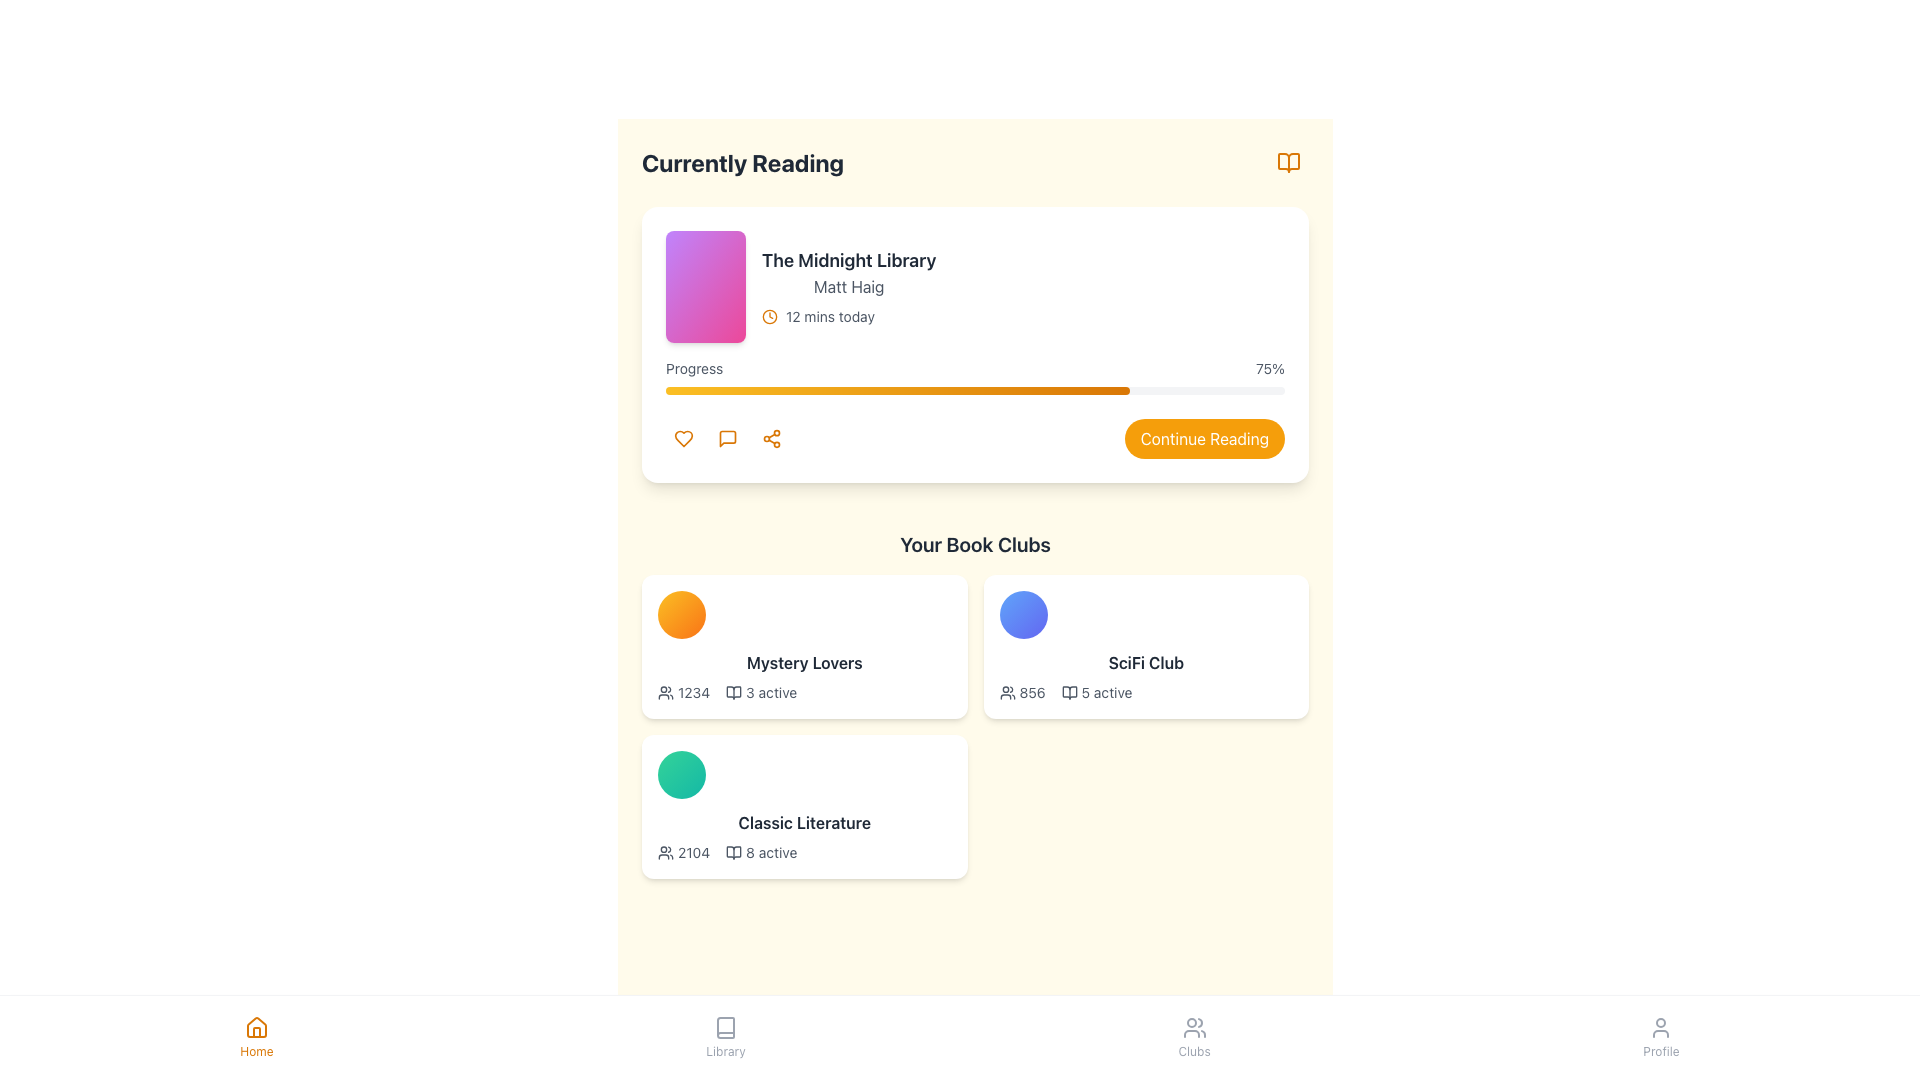 This screenshot has height=1080, width=1920. I want to click on the Progress Bar Indicator that visually represents 75% completion in the 'Currently Reading' section, positioned just below the book details and above the control buttons, so click(897, 390).